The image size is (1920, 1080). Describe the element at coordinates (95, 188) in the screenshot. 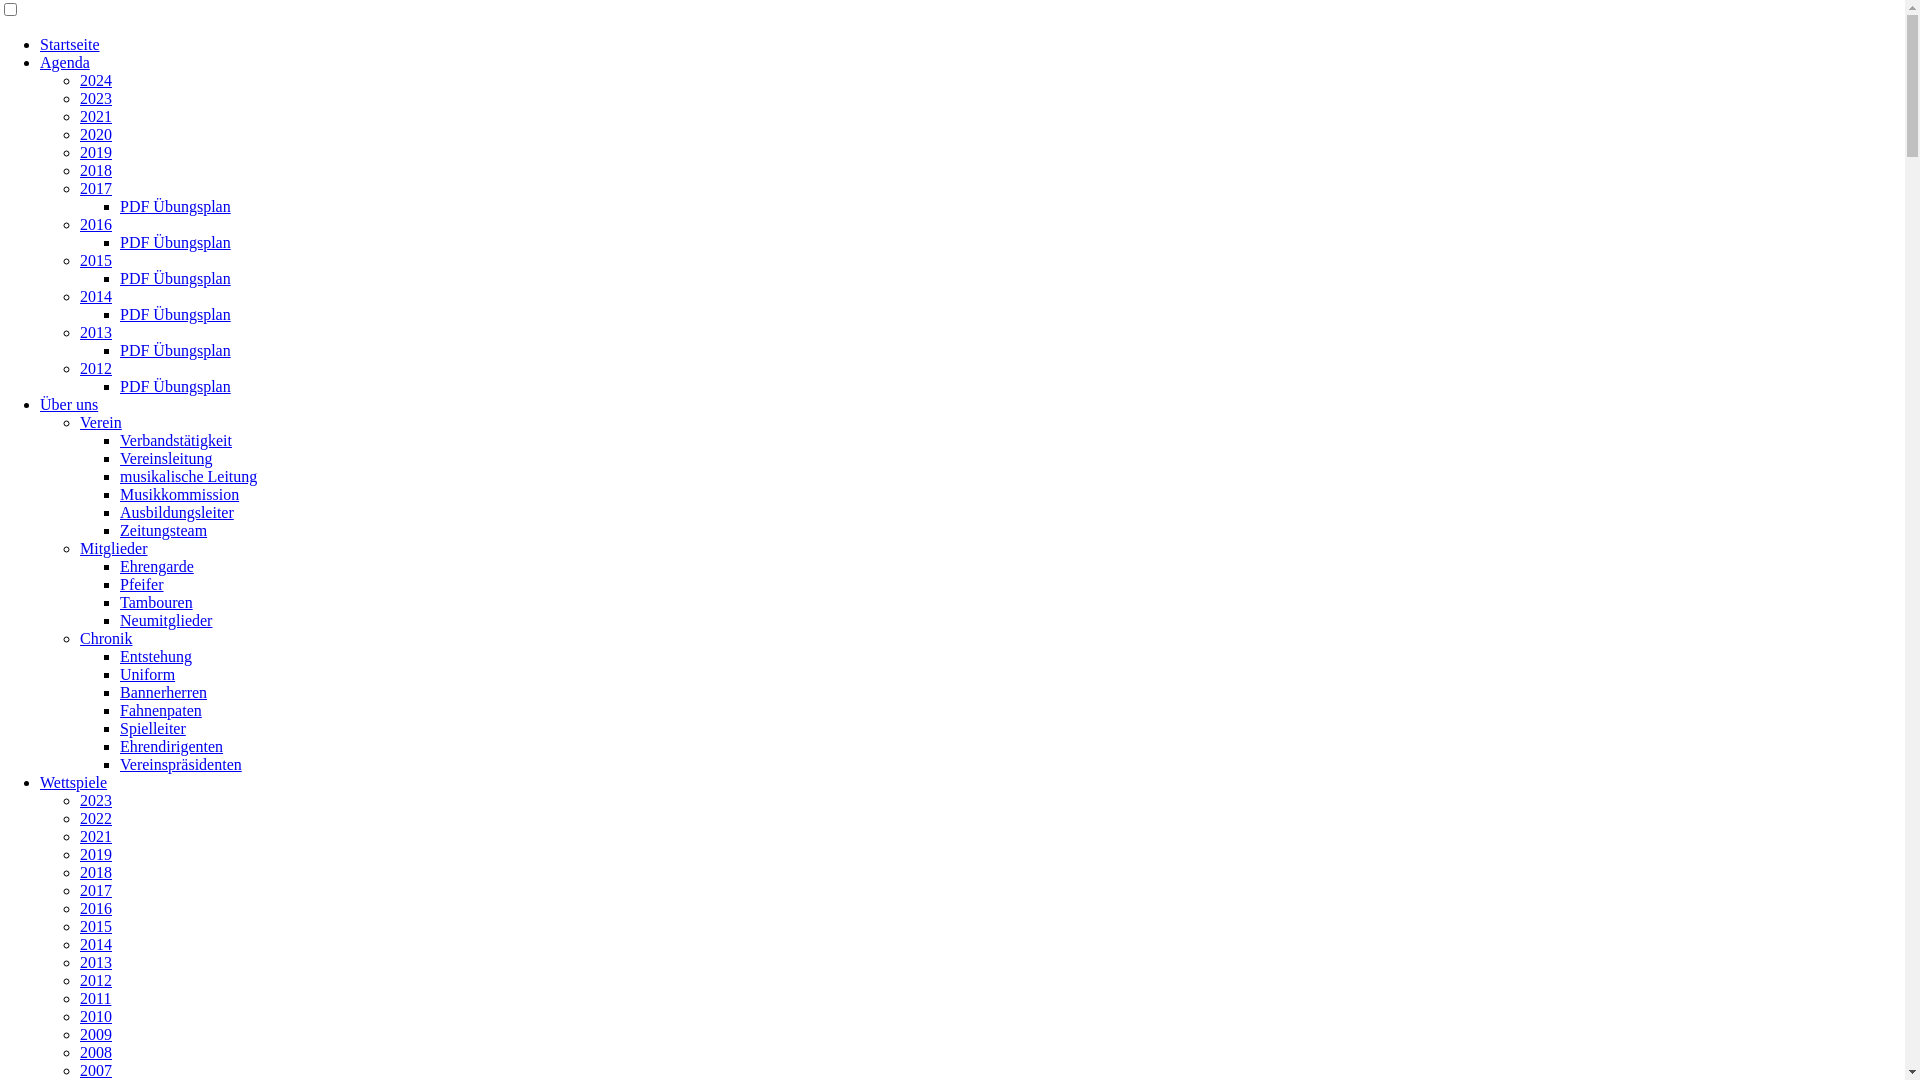

I see `'2017'` at that location.